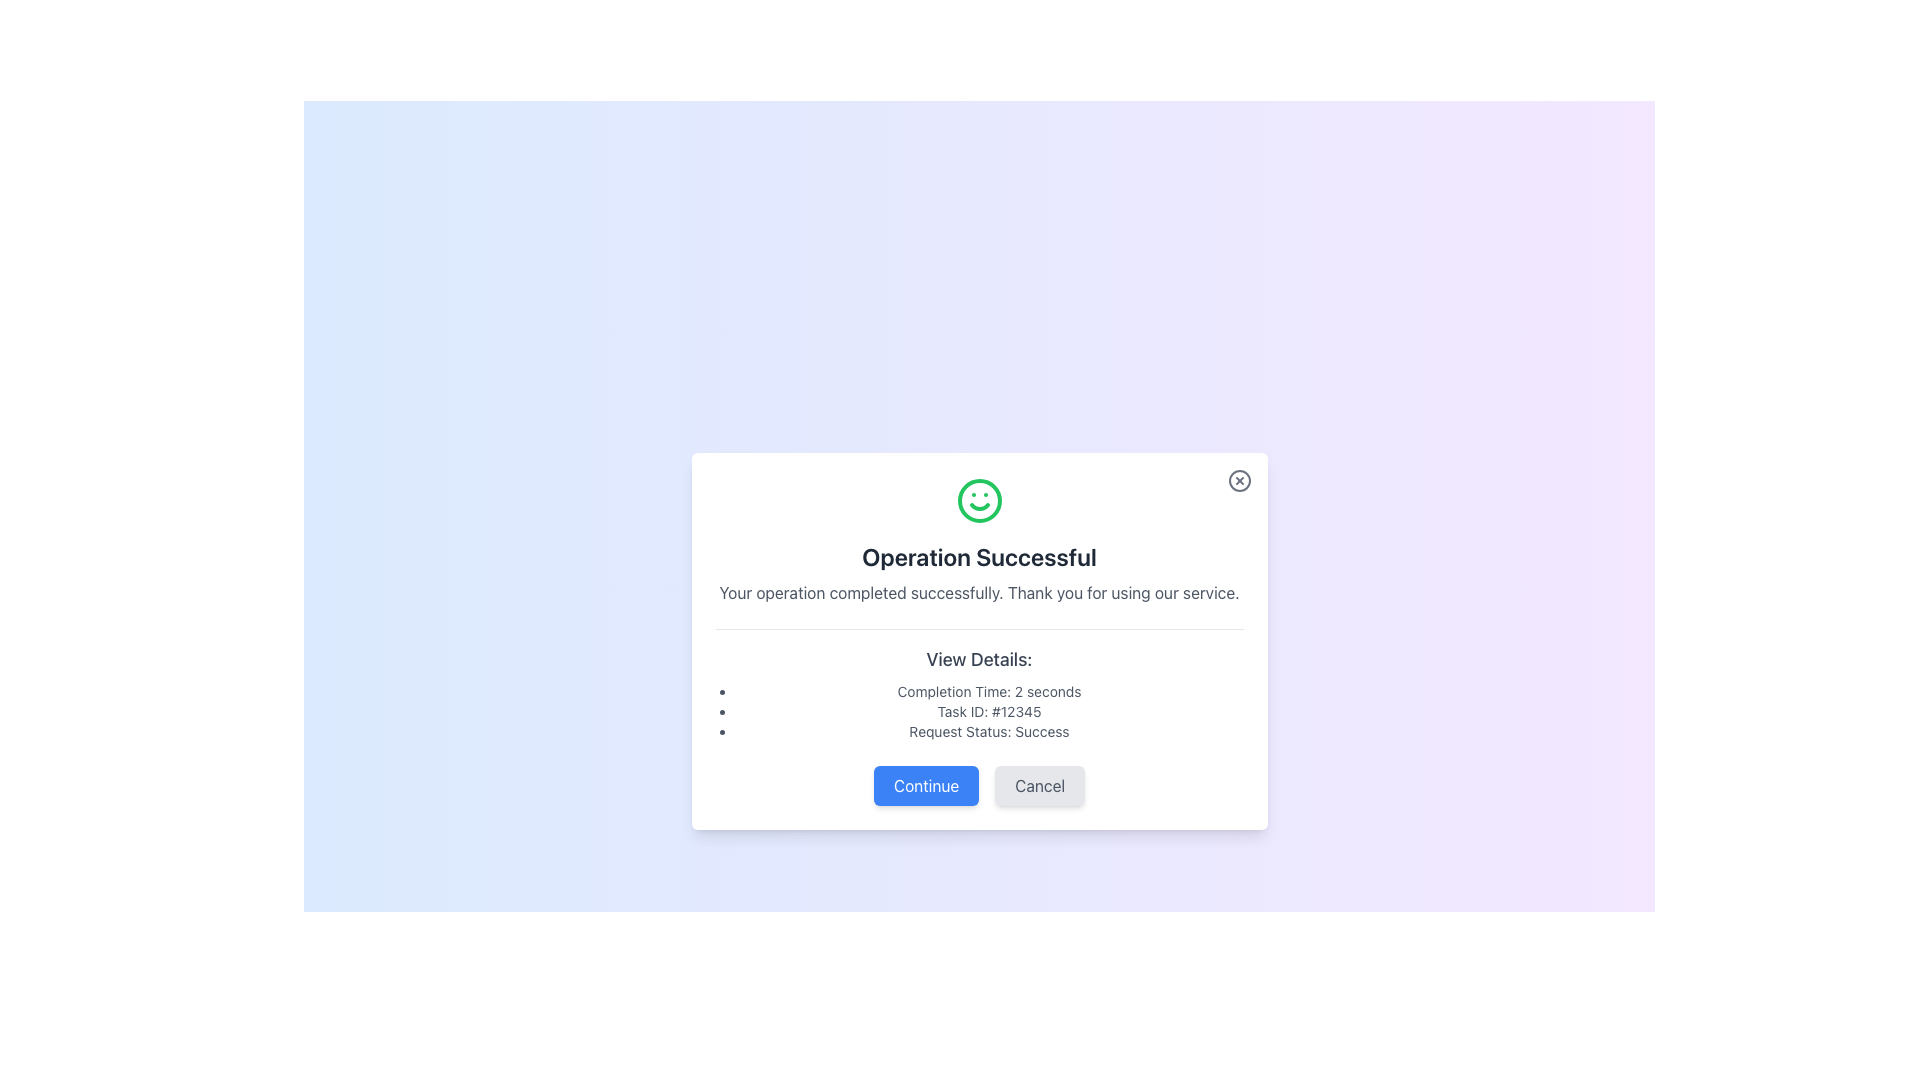  Describe the element at coordinates (925, 784) in the screenshot. I see `the rectangular blue button labeled 'Continue' to apply focus ring styling` at that location.